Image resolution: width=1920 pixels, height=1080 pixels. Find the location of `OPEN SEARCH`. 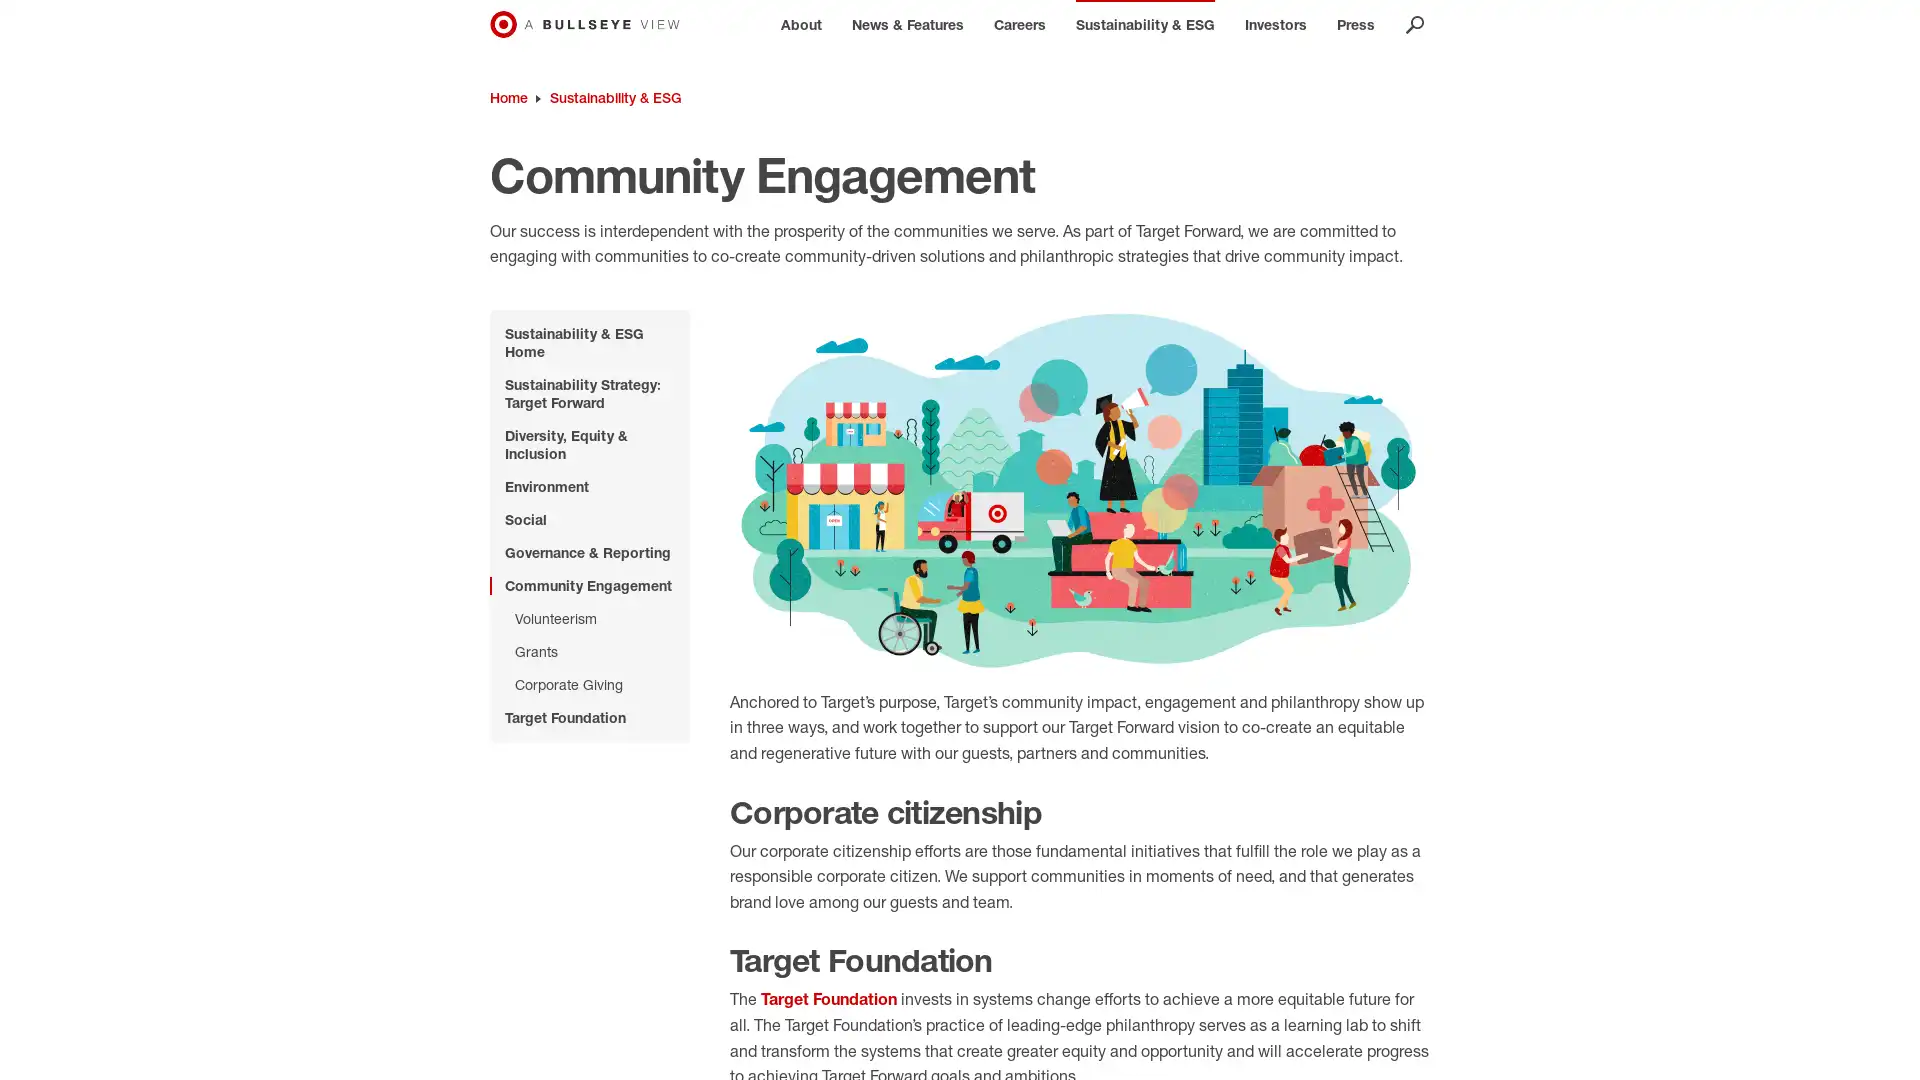

OPEN SEARCH is located at coordinates (1414, 24).